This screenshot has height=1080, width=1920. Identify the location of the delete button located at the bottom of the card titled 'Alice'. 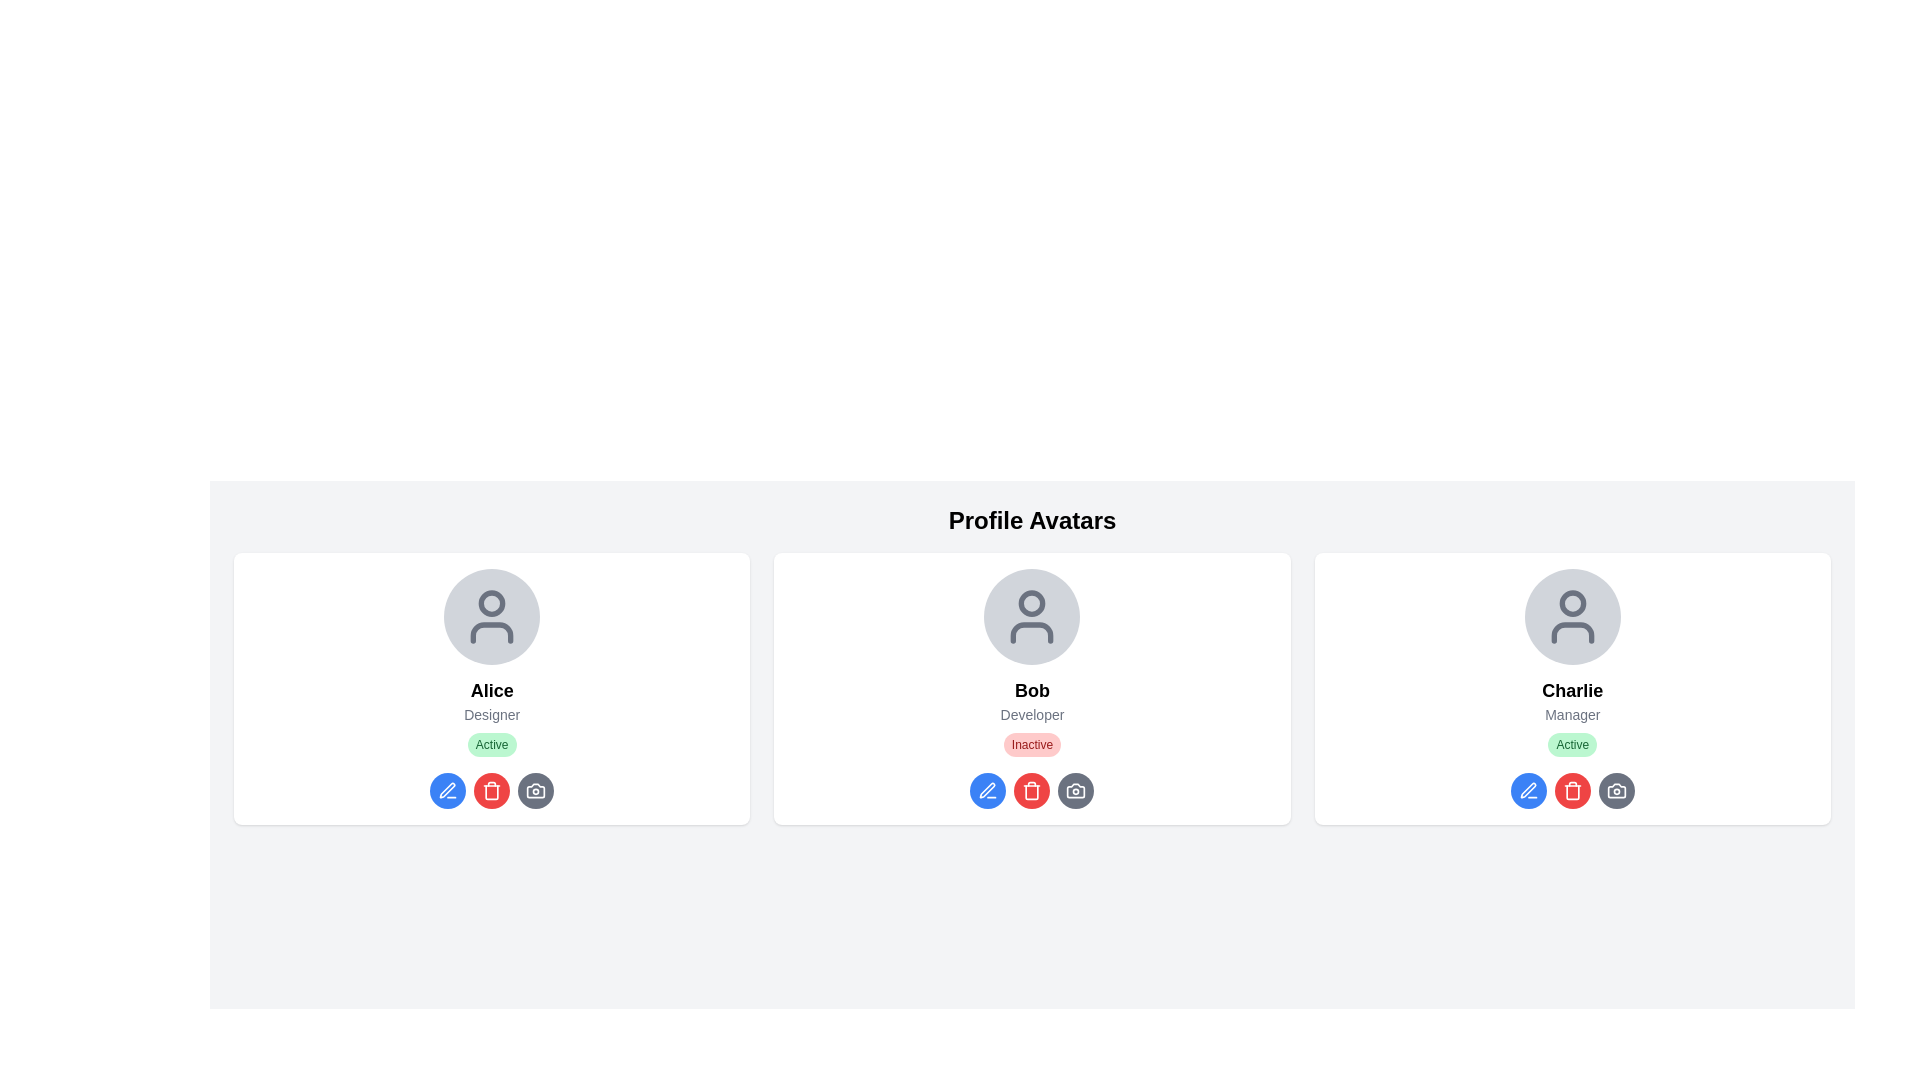
(492, 789).